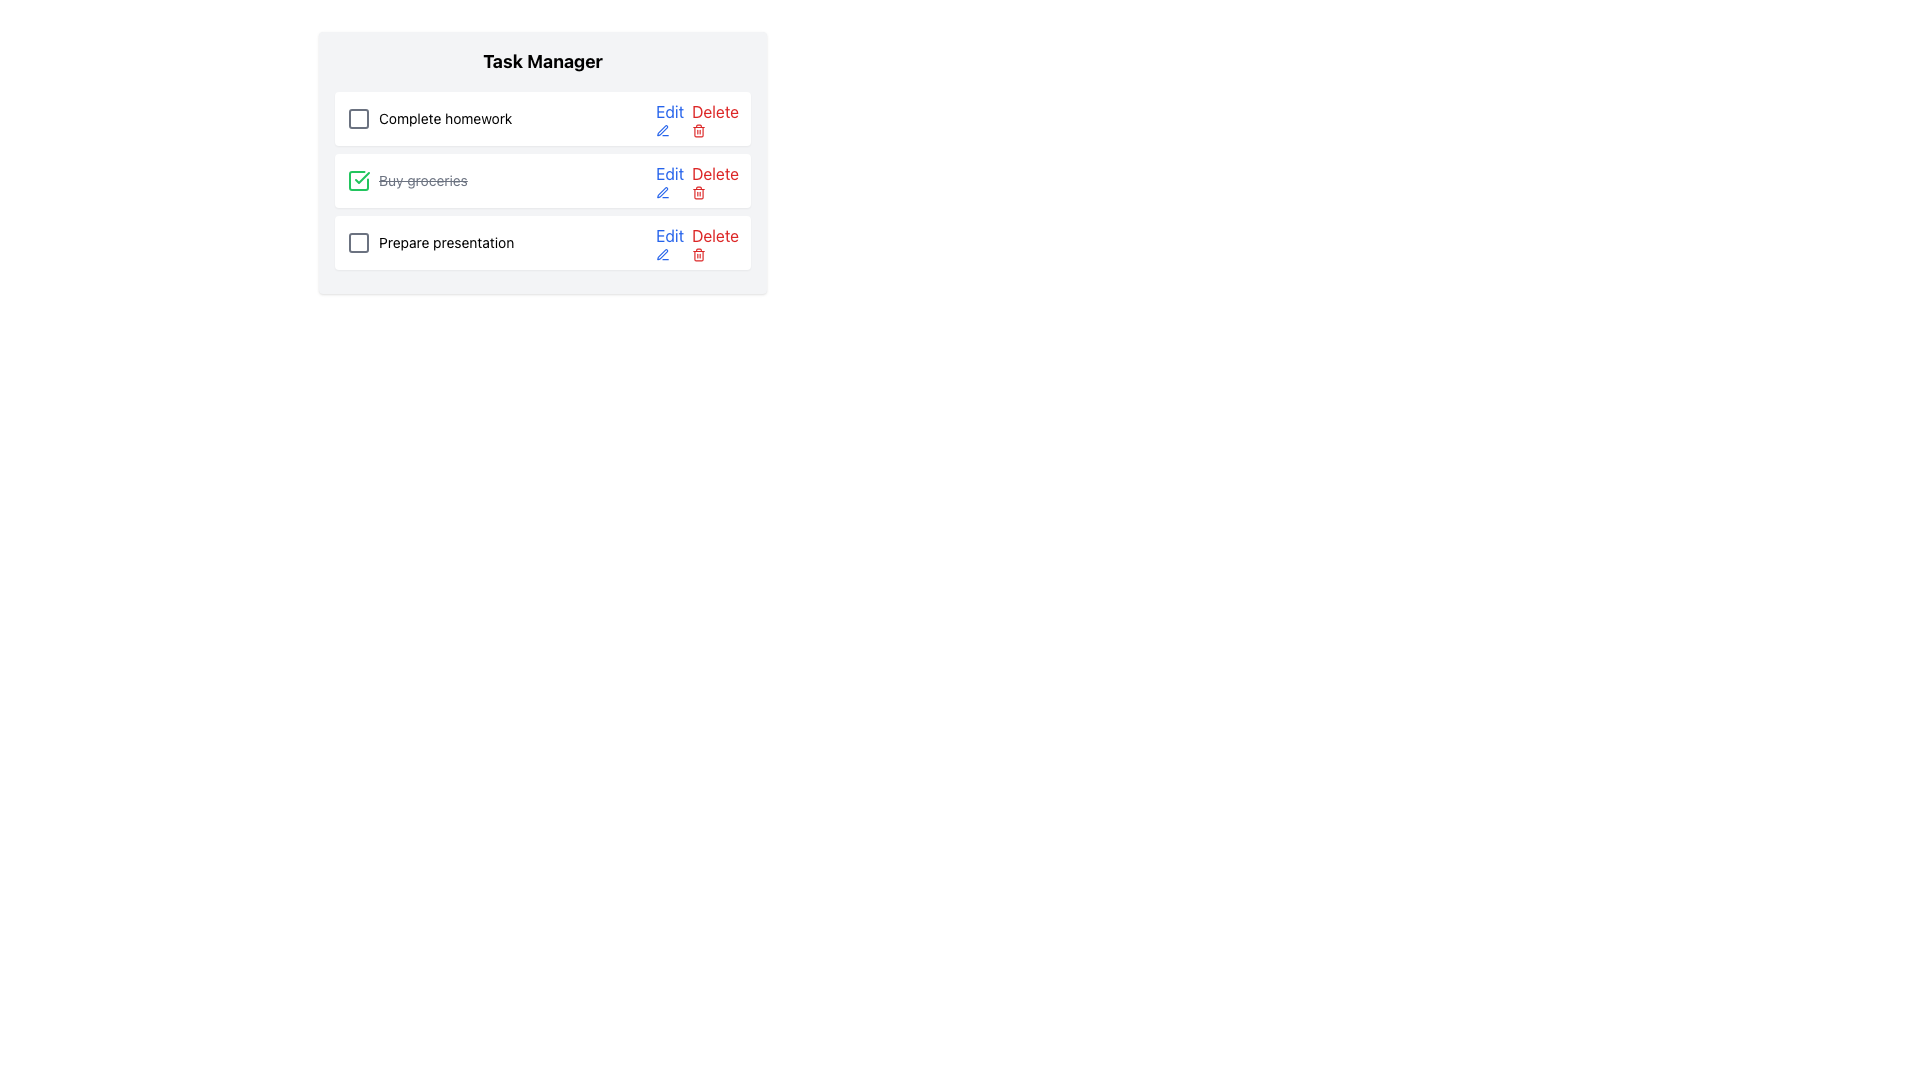 Image resolution: width=1920 pixels, height=1080 pixels. Describe the element at coordinates (445, 242) in the screenshot. I see `the text label indicating the name of the task within the third list item of the task manager interface, located at the bottom of the list, to provide context for related interactive controls` at that location.